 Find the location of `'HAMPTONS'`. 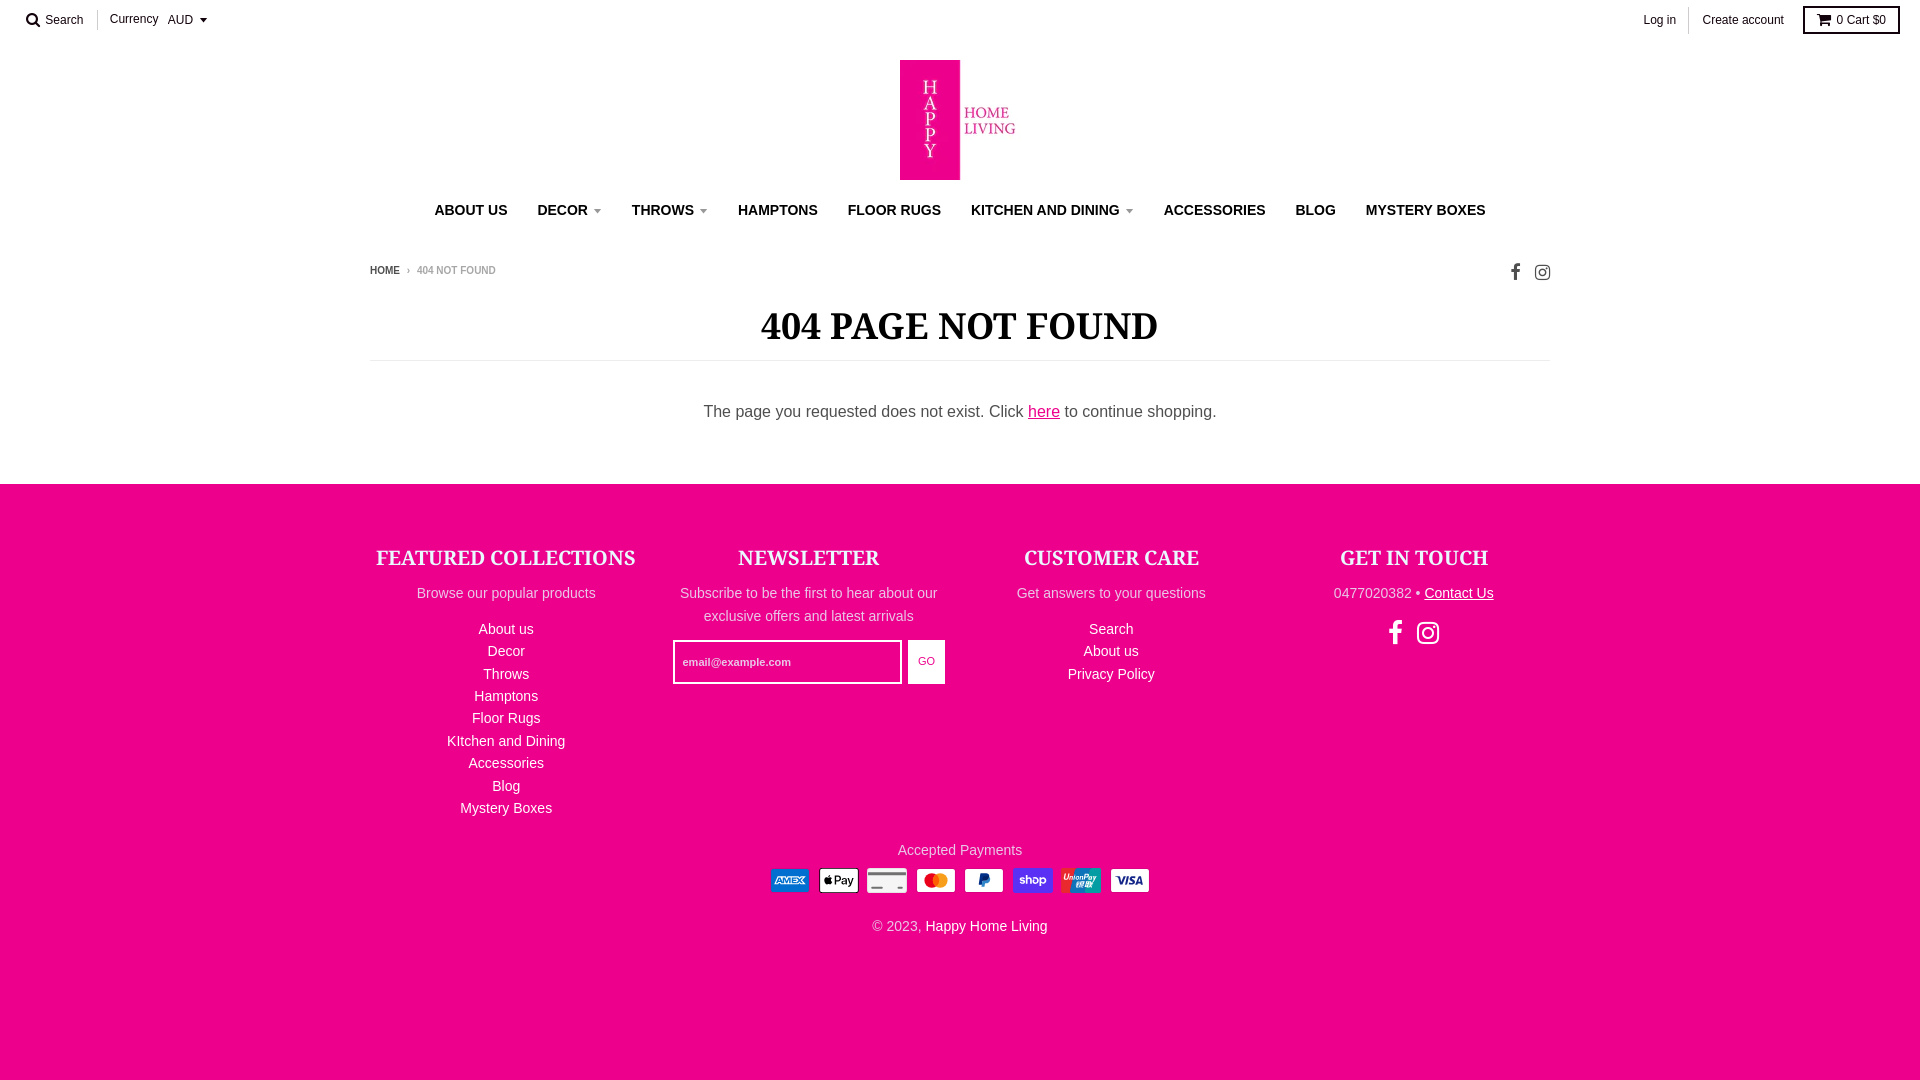

'HAMPTONS' is located at coordinates (776, 209).